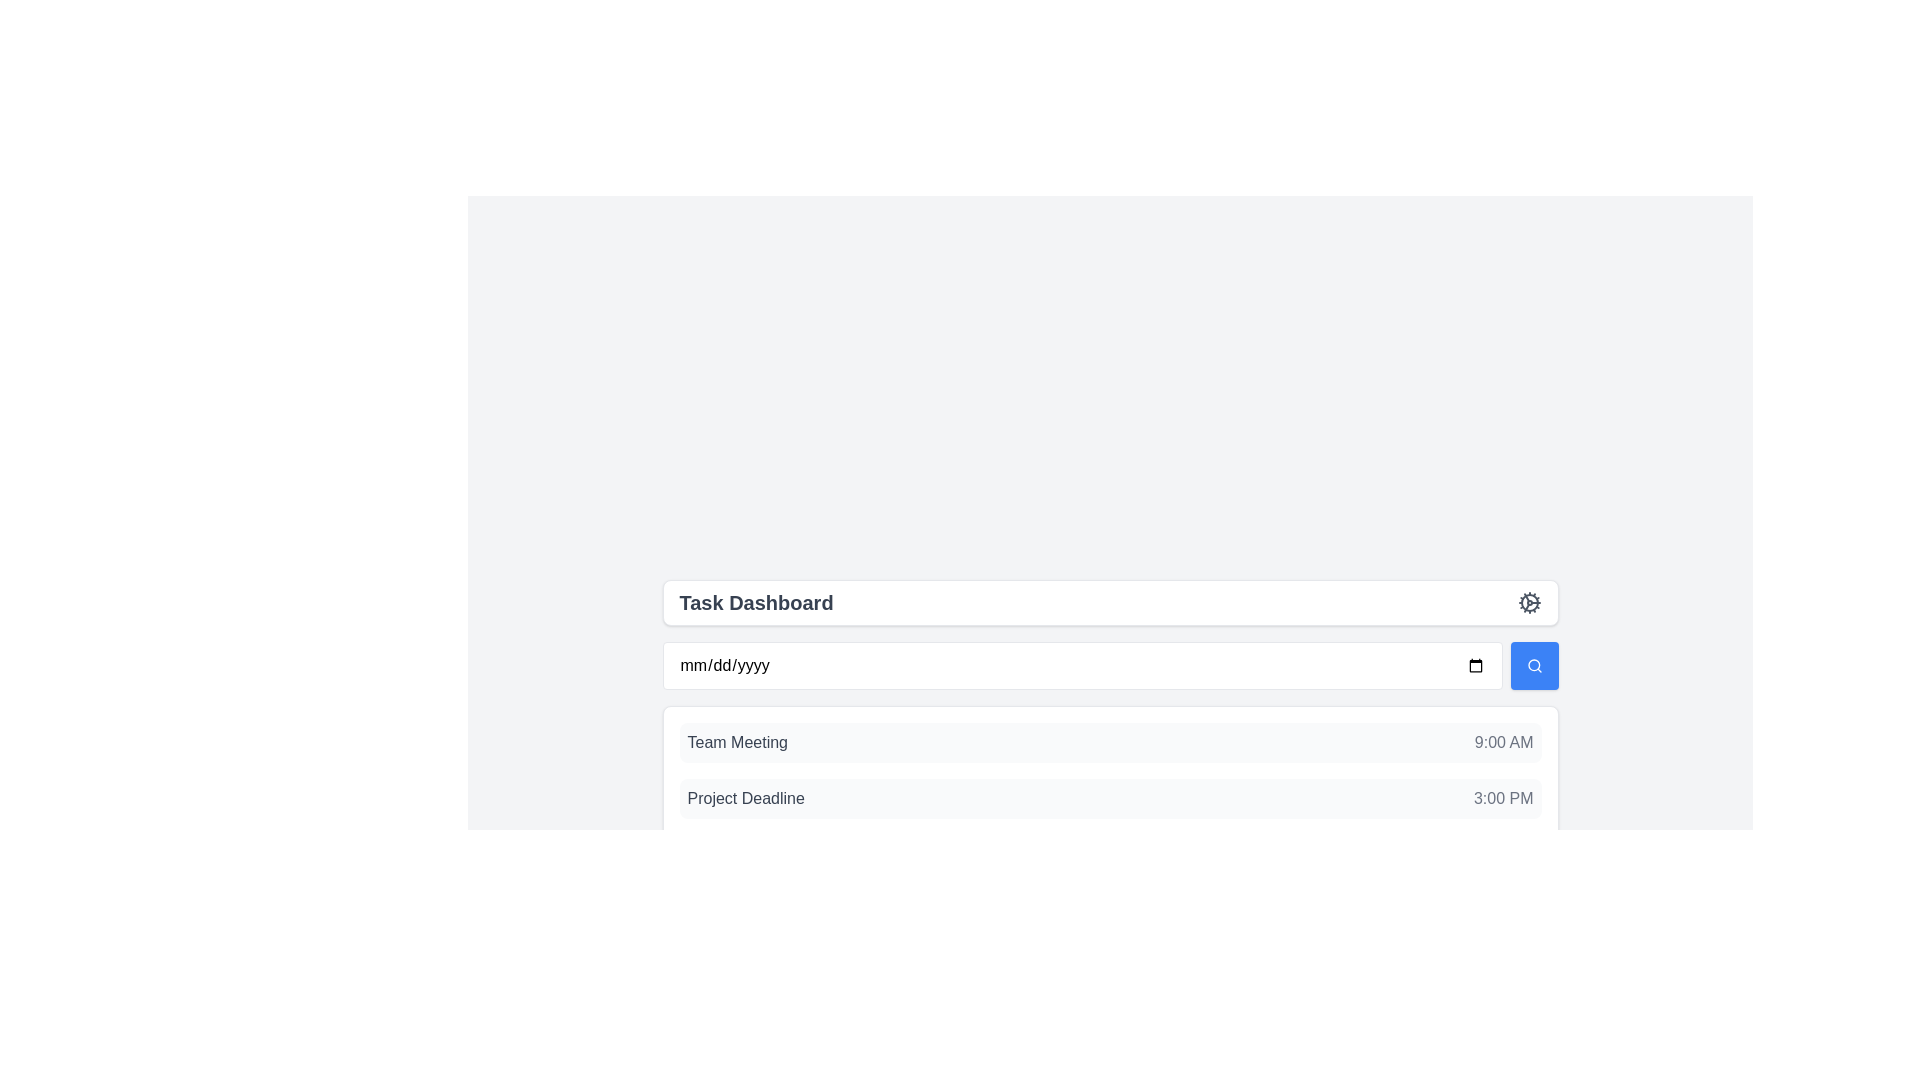  I want to click on the magnifying glass icon, which has a rounded light blue background and white border, so click(1533, 666).